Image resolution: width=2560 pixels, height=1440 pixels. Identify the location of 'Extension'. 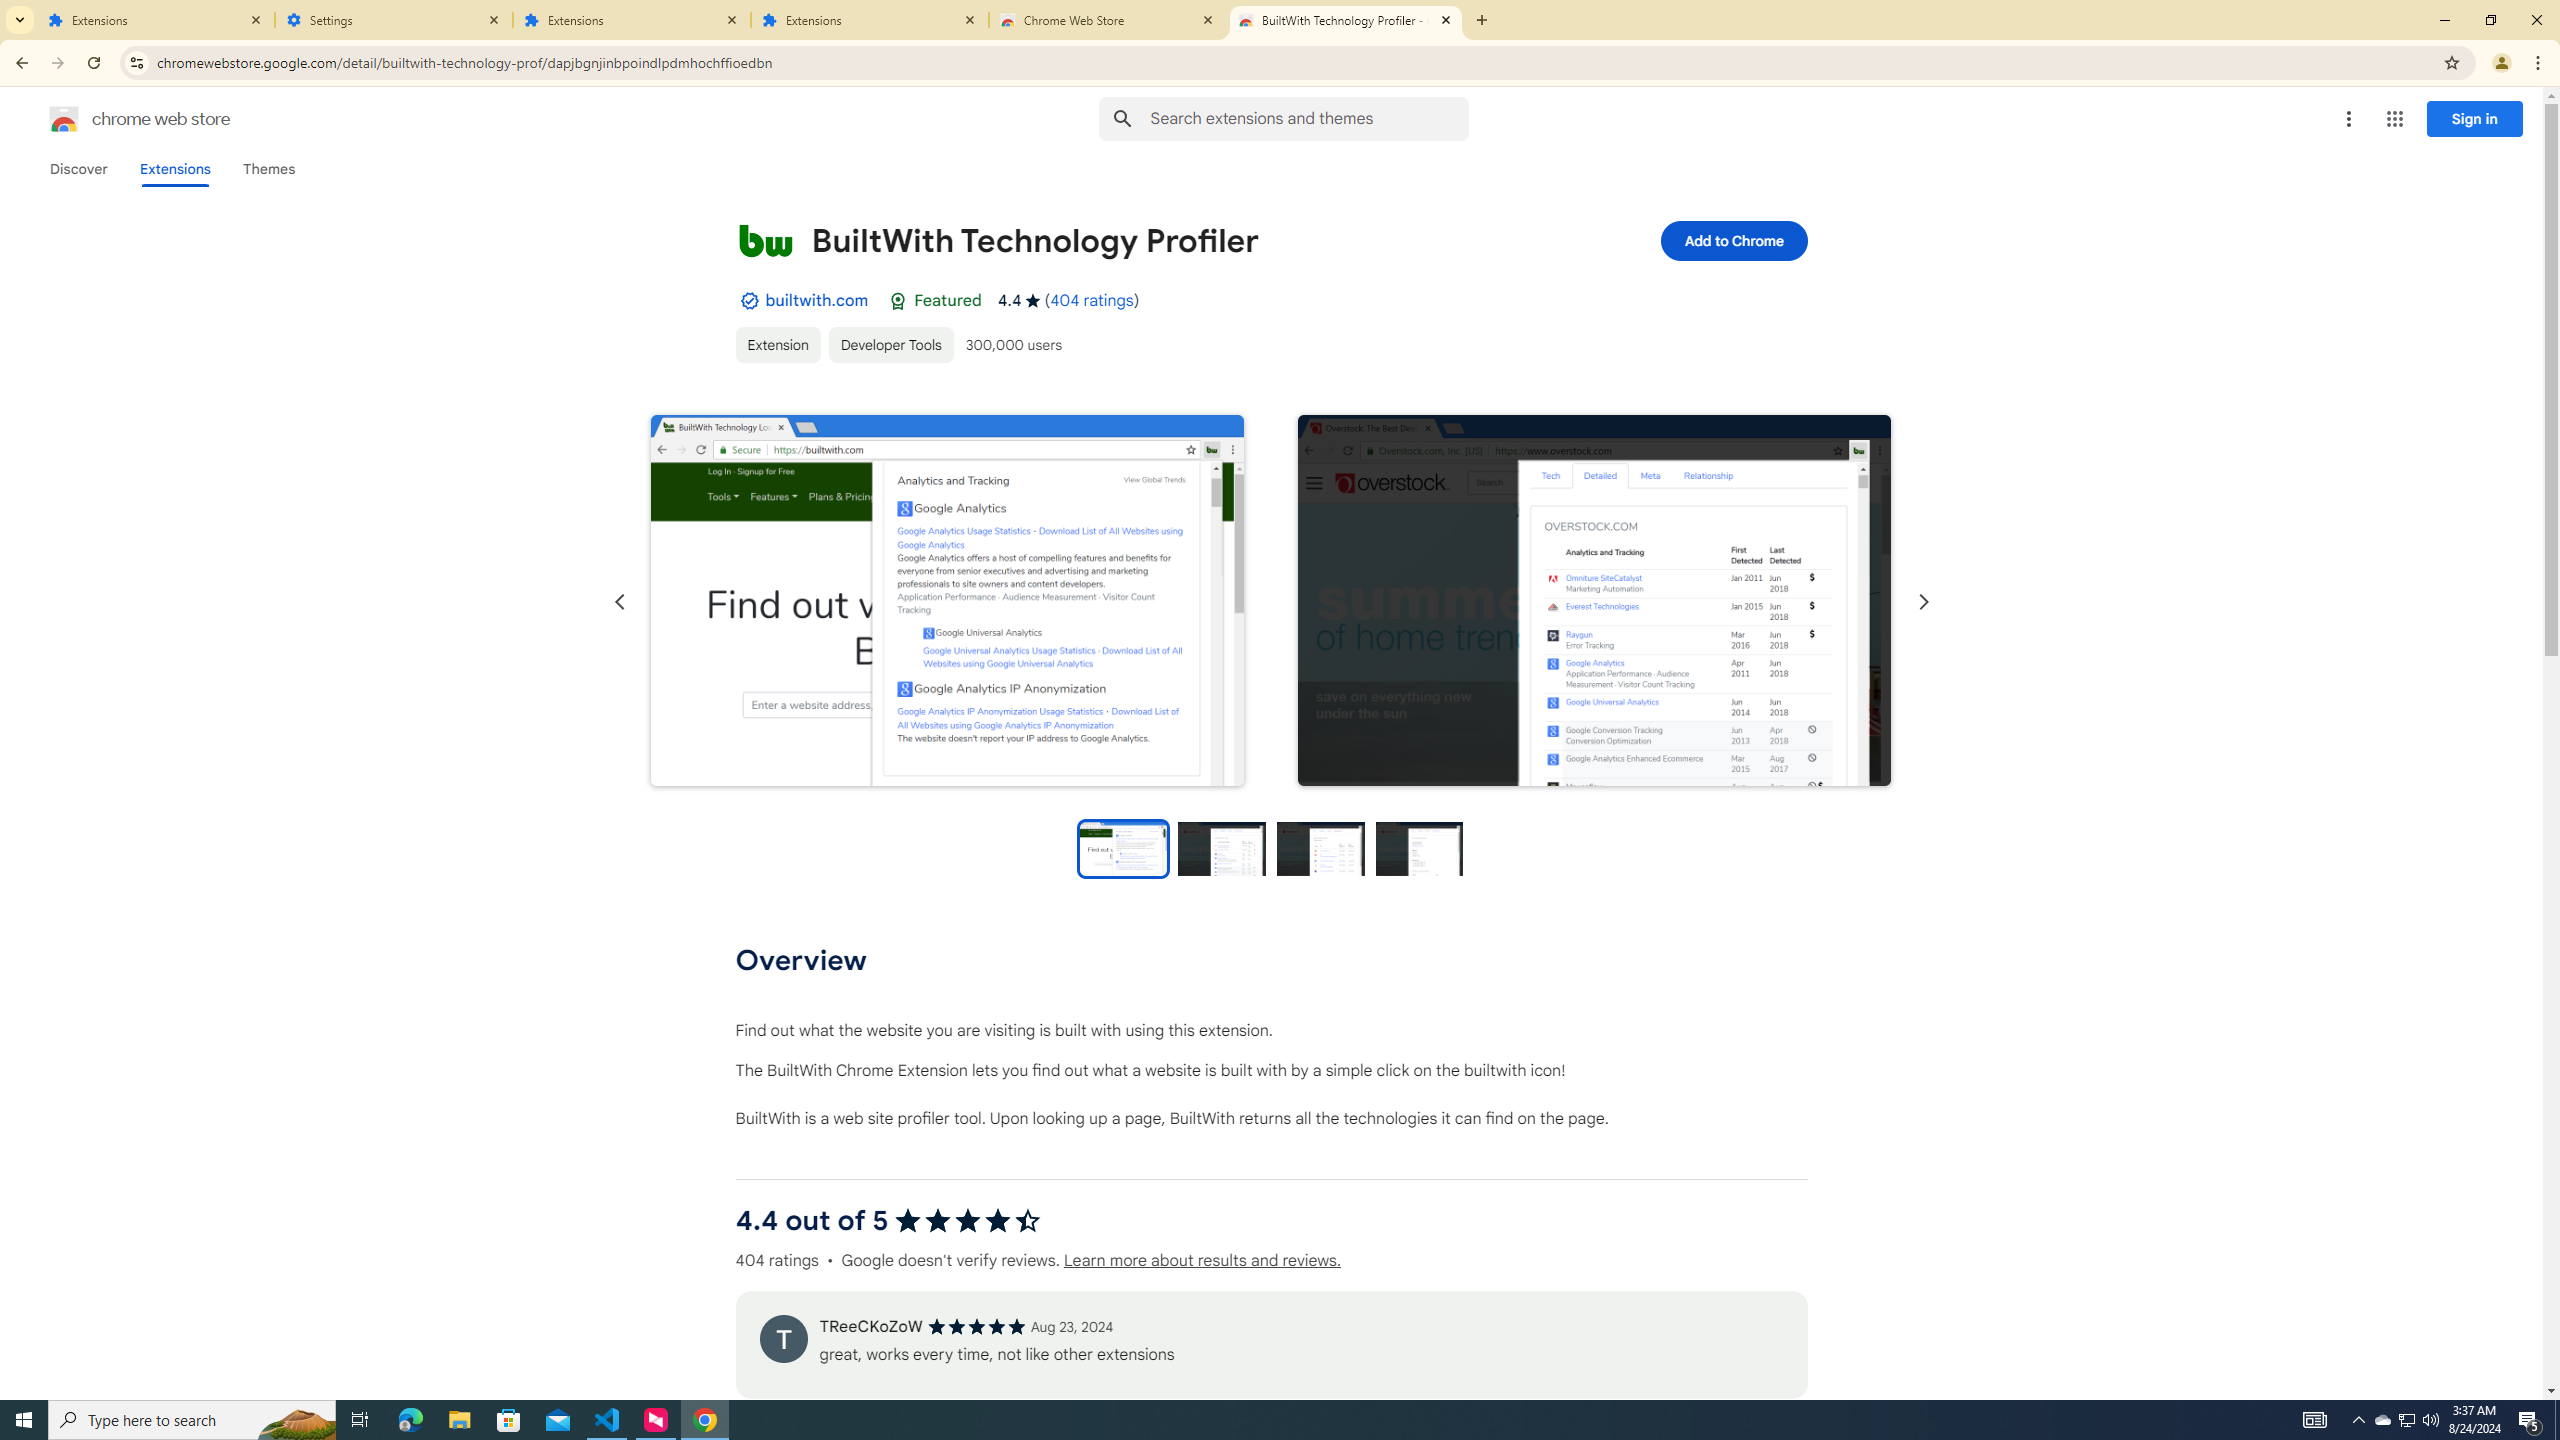
(778, 344).